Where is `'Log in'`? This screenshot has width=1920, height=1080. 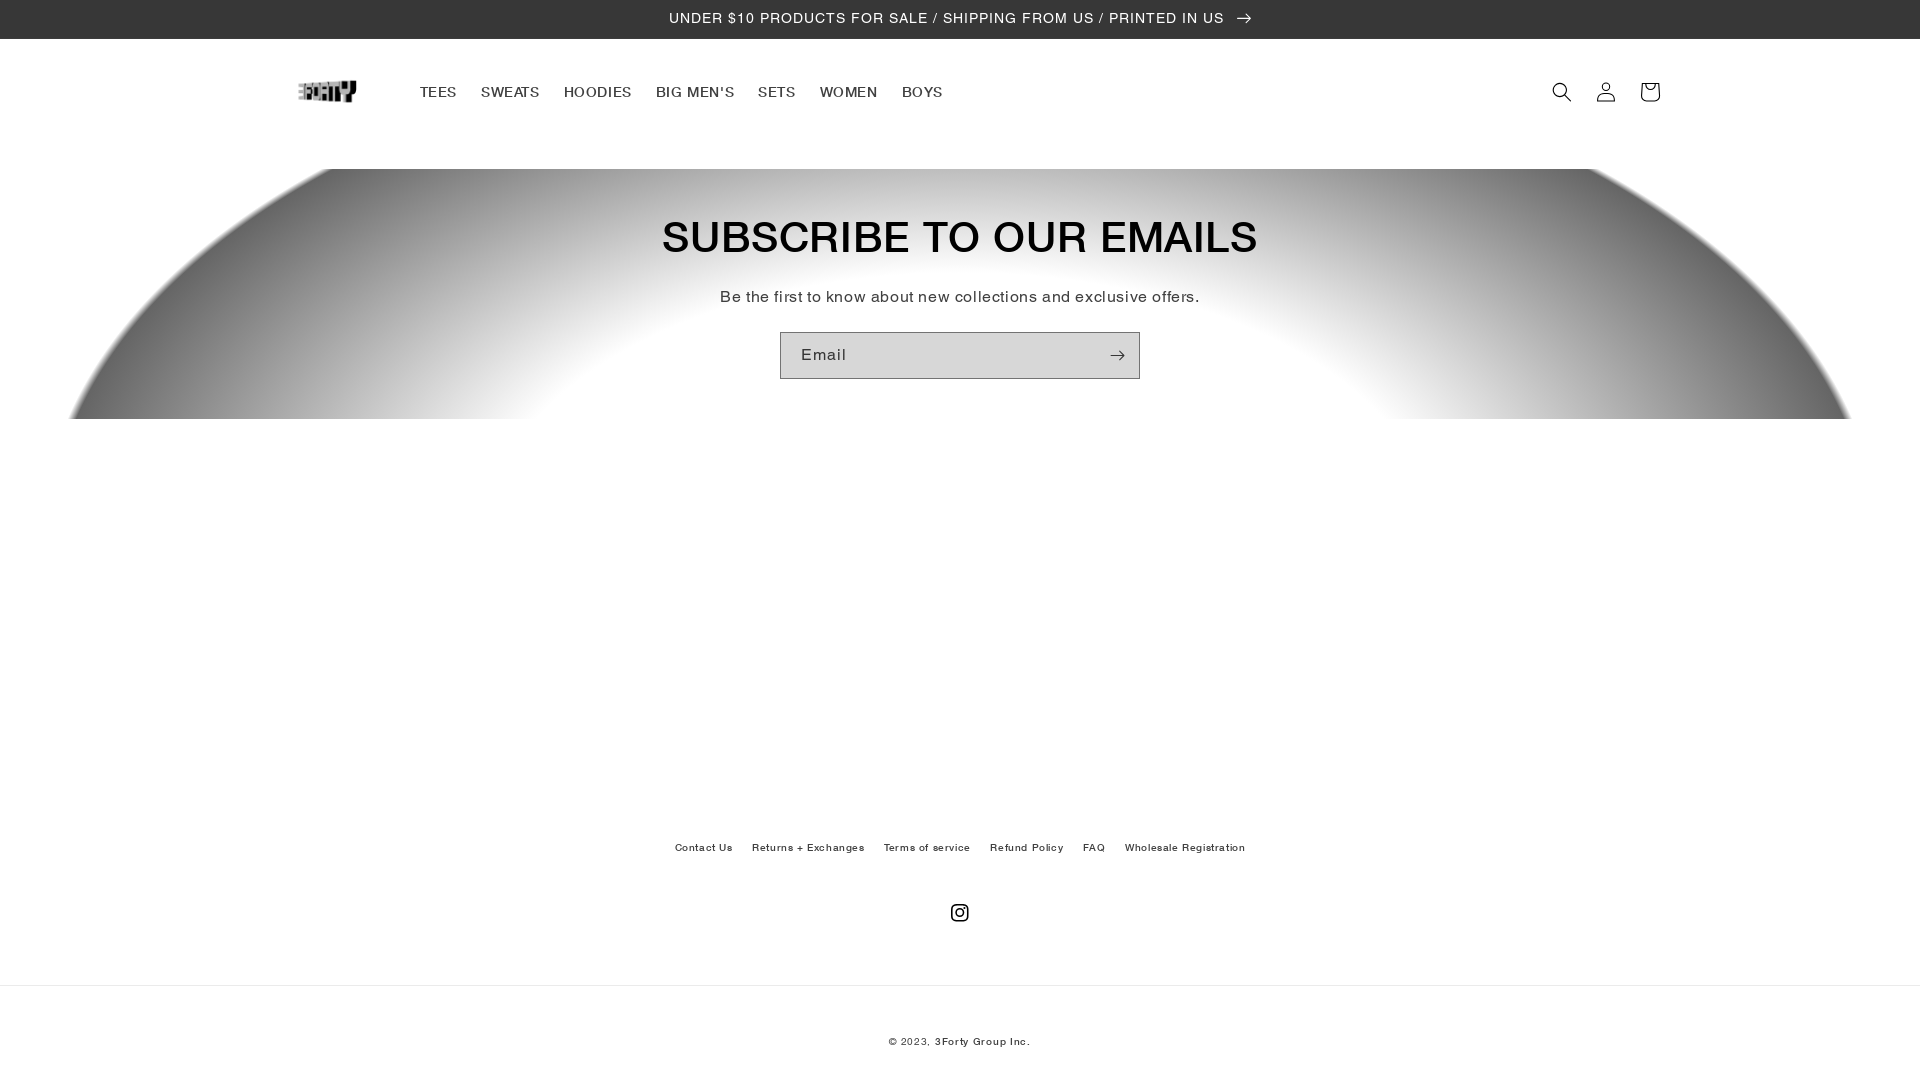 'Log in' is located at coordinates (1606, 92).